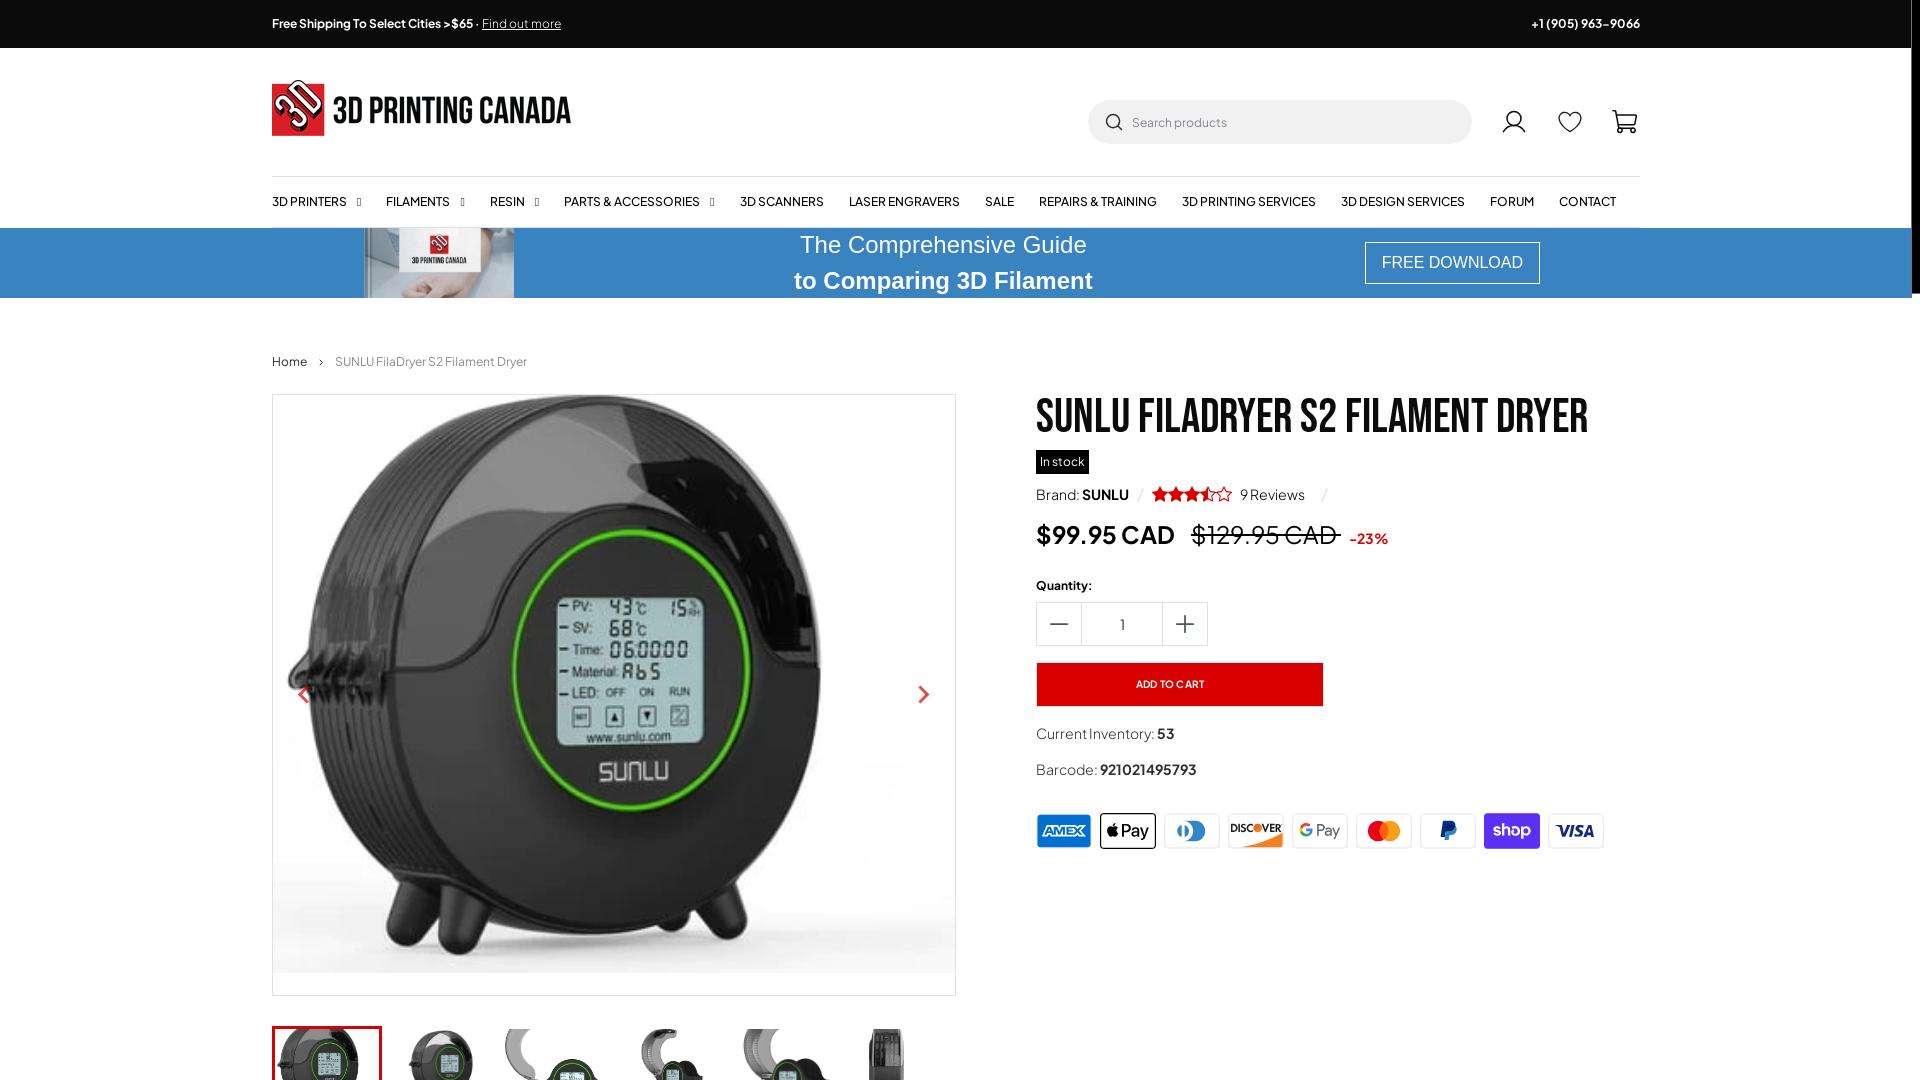 The image size is (1920, 1080). I want to click on 'Find out more', so click(521, 23).